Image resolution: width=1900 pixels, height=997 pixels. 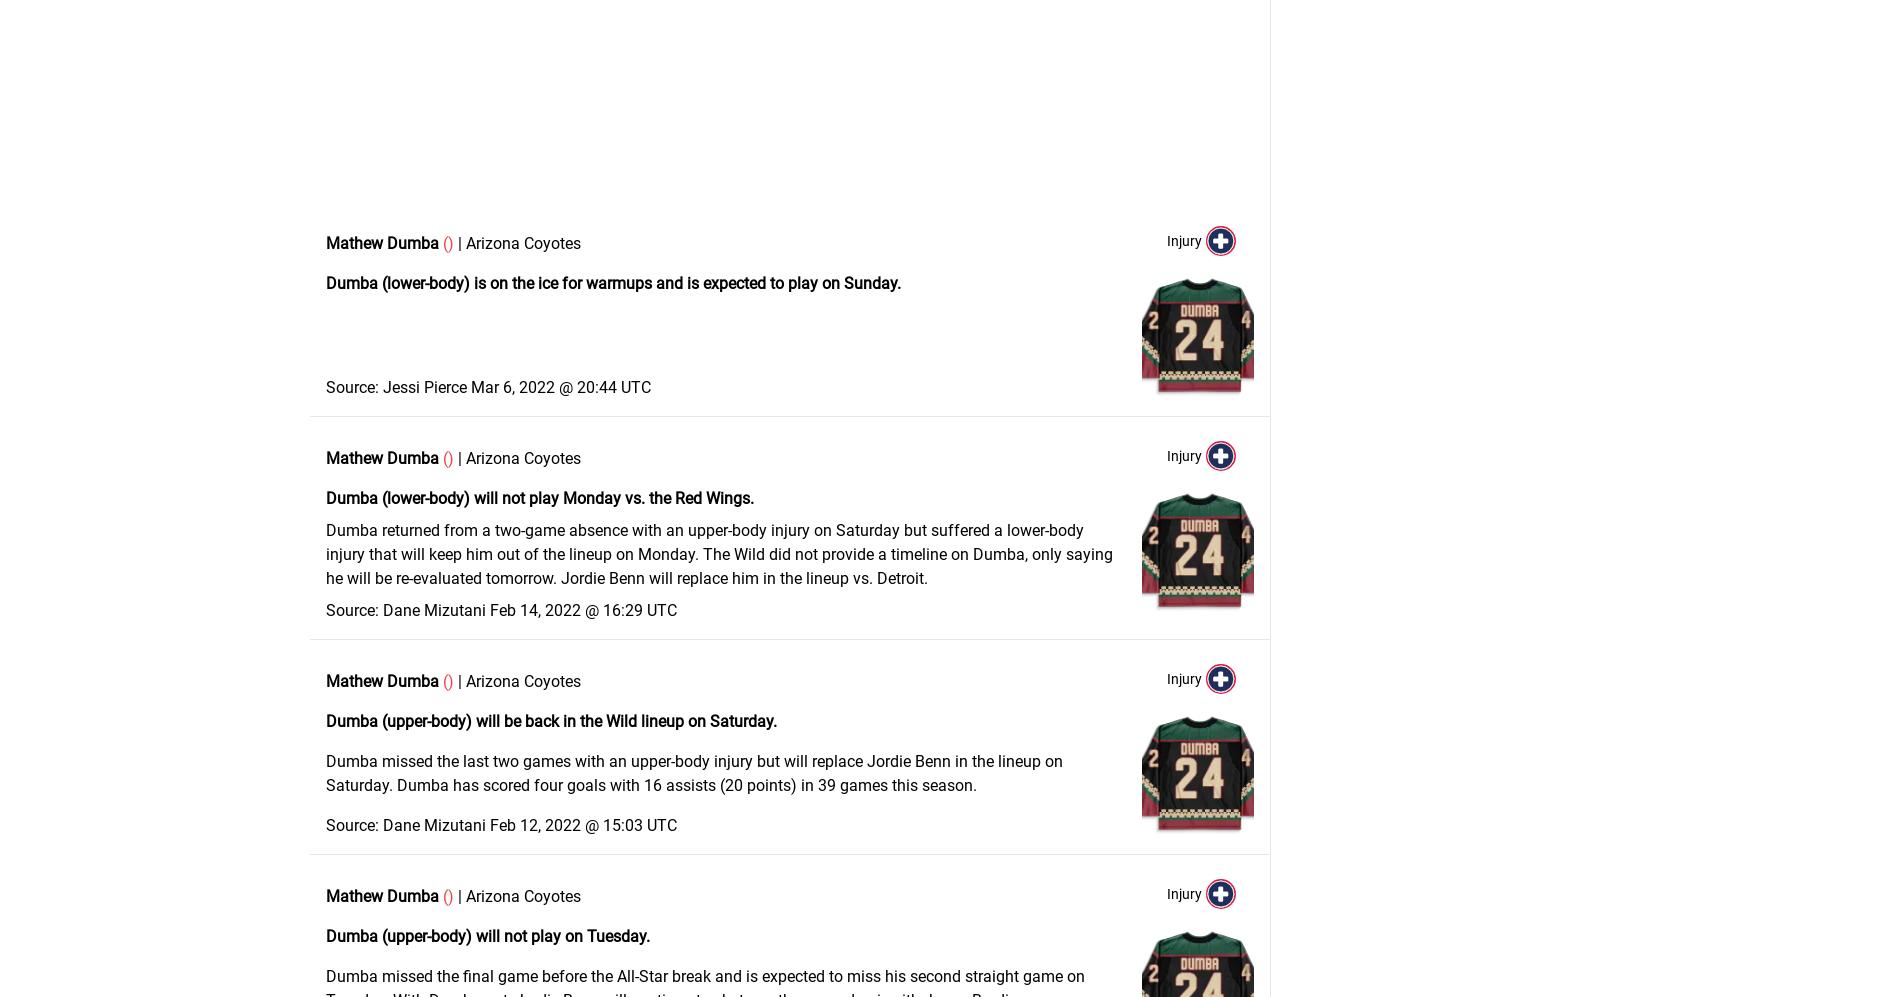 I want to click on 'Dumba (lower-body) will not play Monday vs. the Red Wings.', so click(x=539, y=498).